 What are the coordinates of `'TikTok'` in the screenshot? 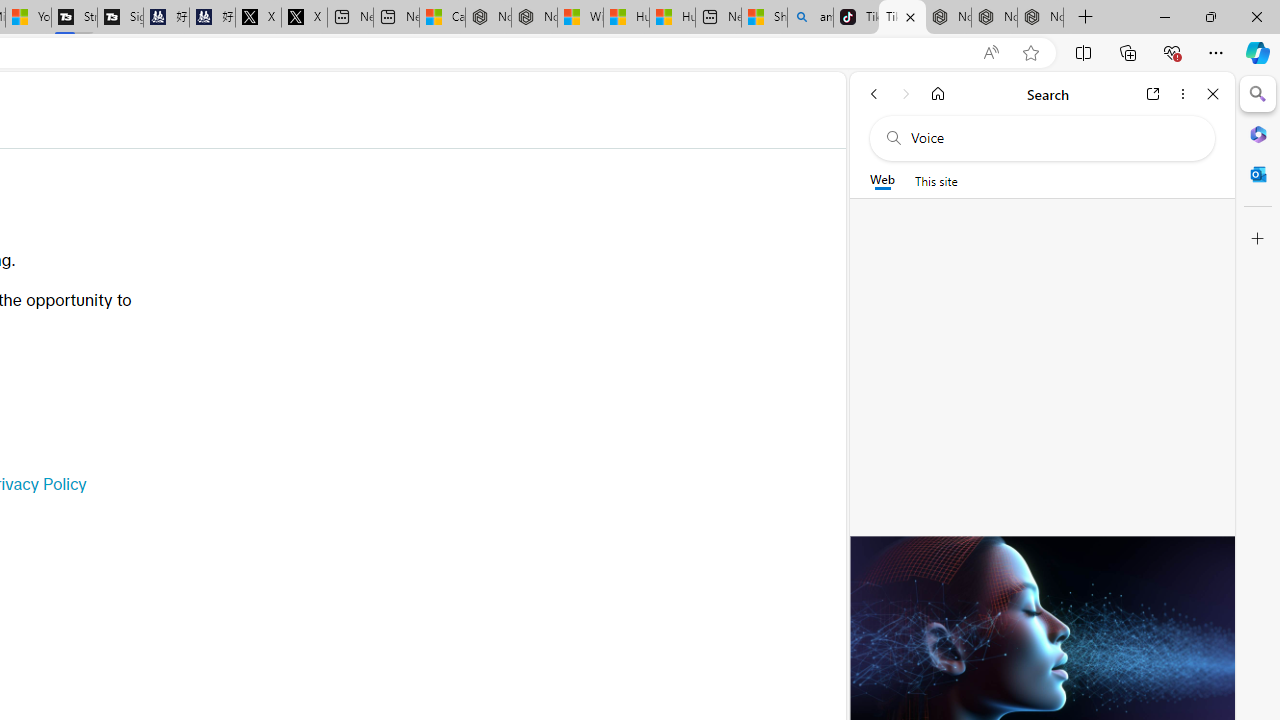 It's located at (901, 17).